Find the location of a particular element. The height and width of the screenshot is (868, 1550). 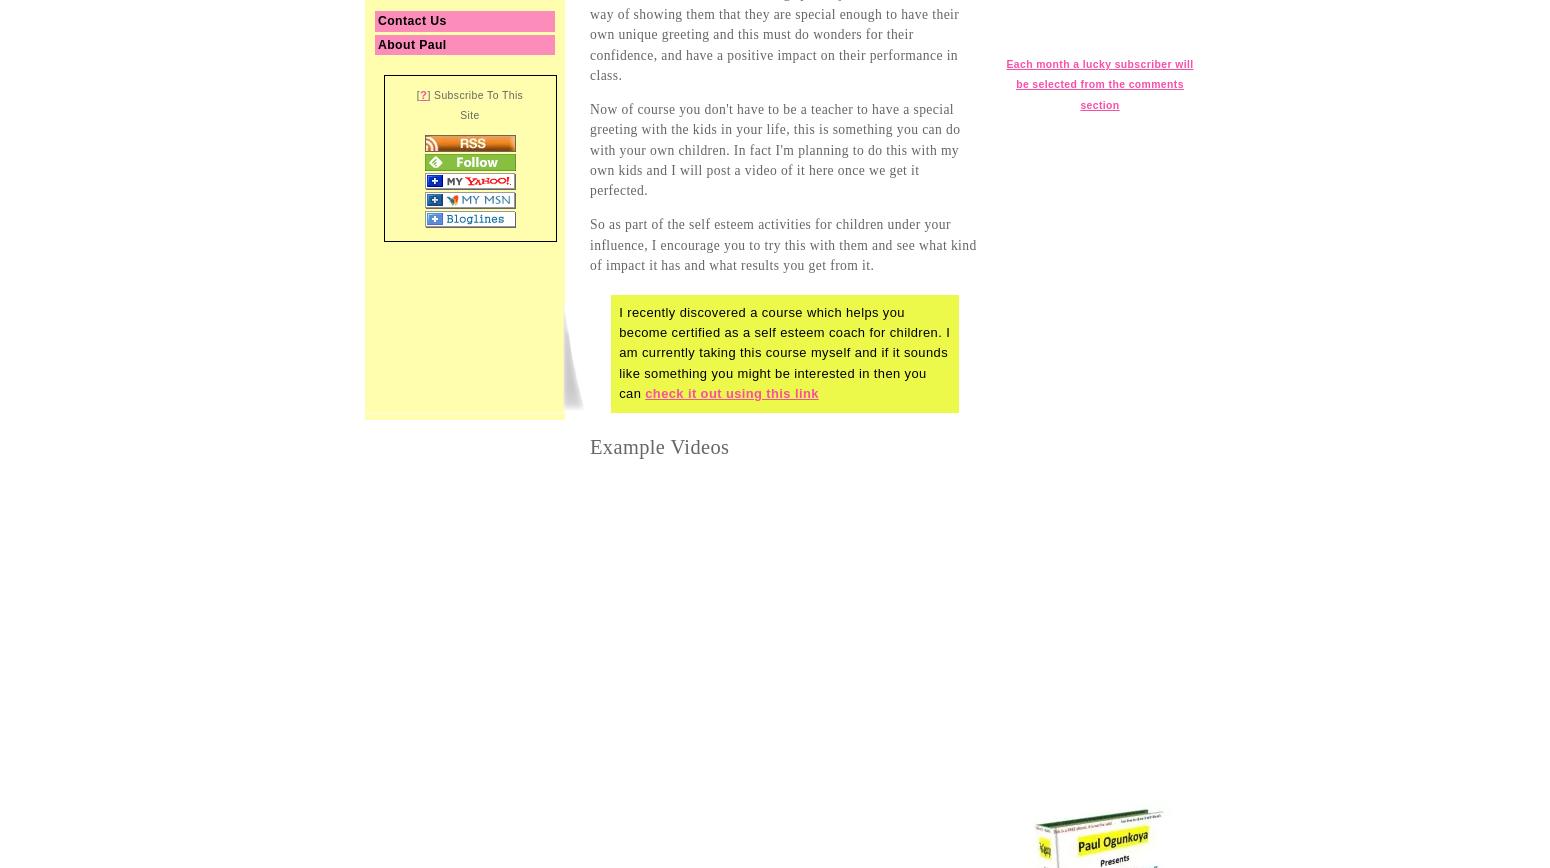

'Now of course you don't have to be a teacher to have a special greeting with the kids in your life, this is something you can do with your own children. In fact I'm planning to do this with my own kids and I will post a video of it here once we get it perfected.' is located at coordinates (775, 149).